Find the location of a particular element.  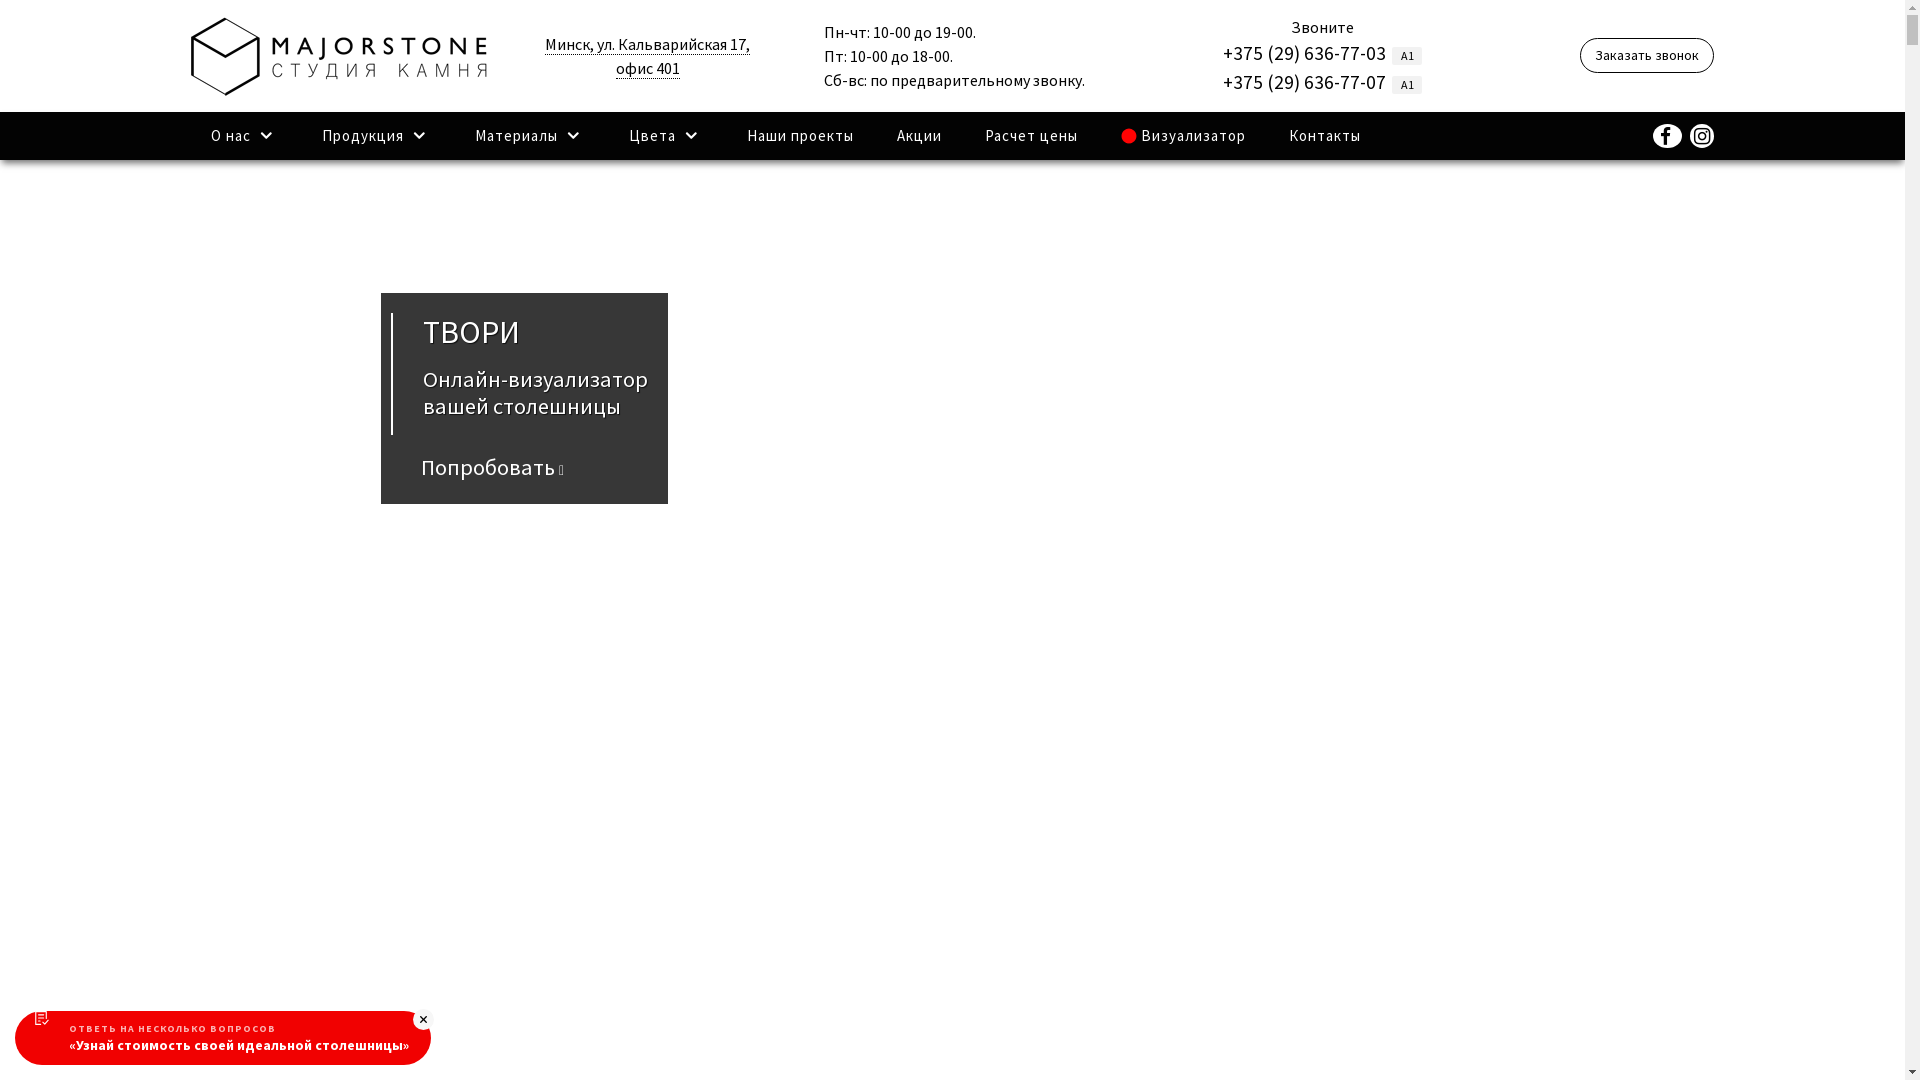

'+375 (29) 636-77-03' is located at coordinates (1304, 52).